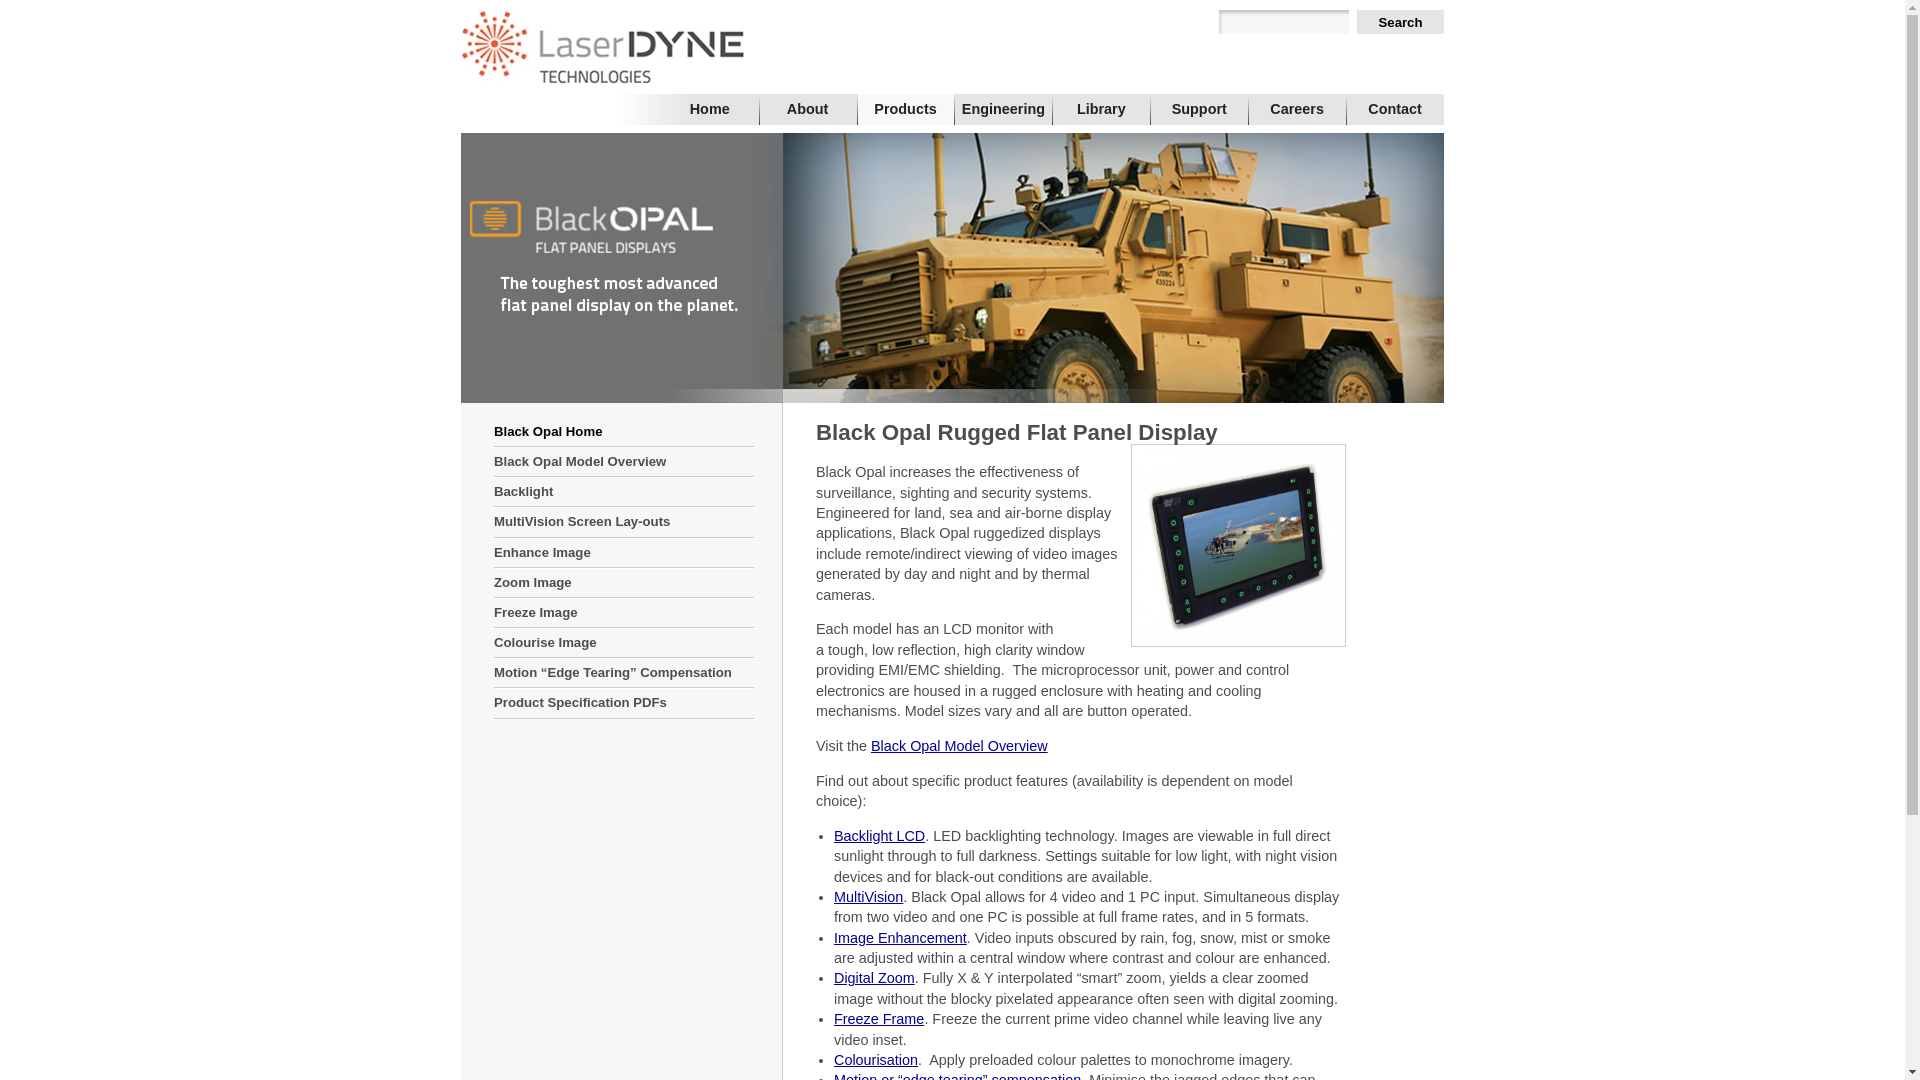 Image resolution: width=1920 pixels, height=1080 pixels. What do you see at coordinates (807, 109) in the screenshot?
I see `'About'` at bounding box center [807, 109].